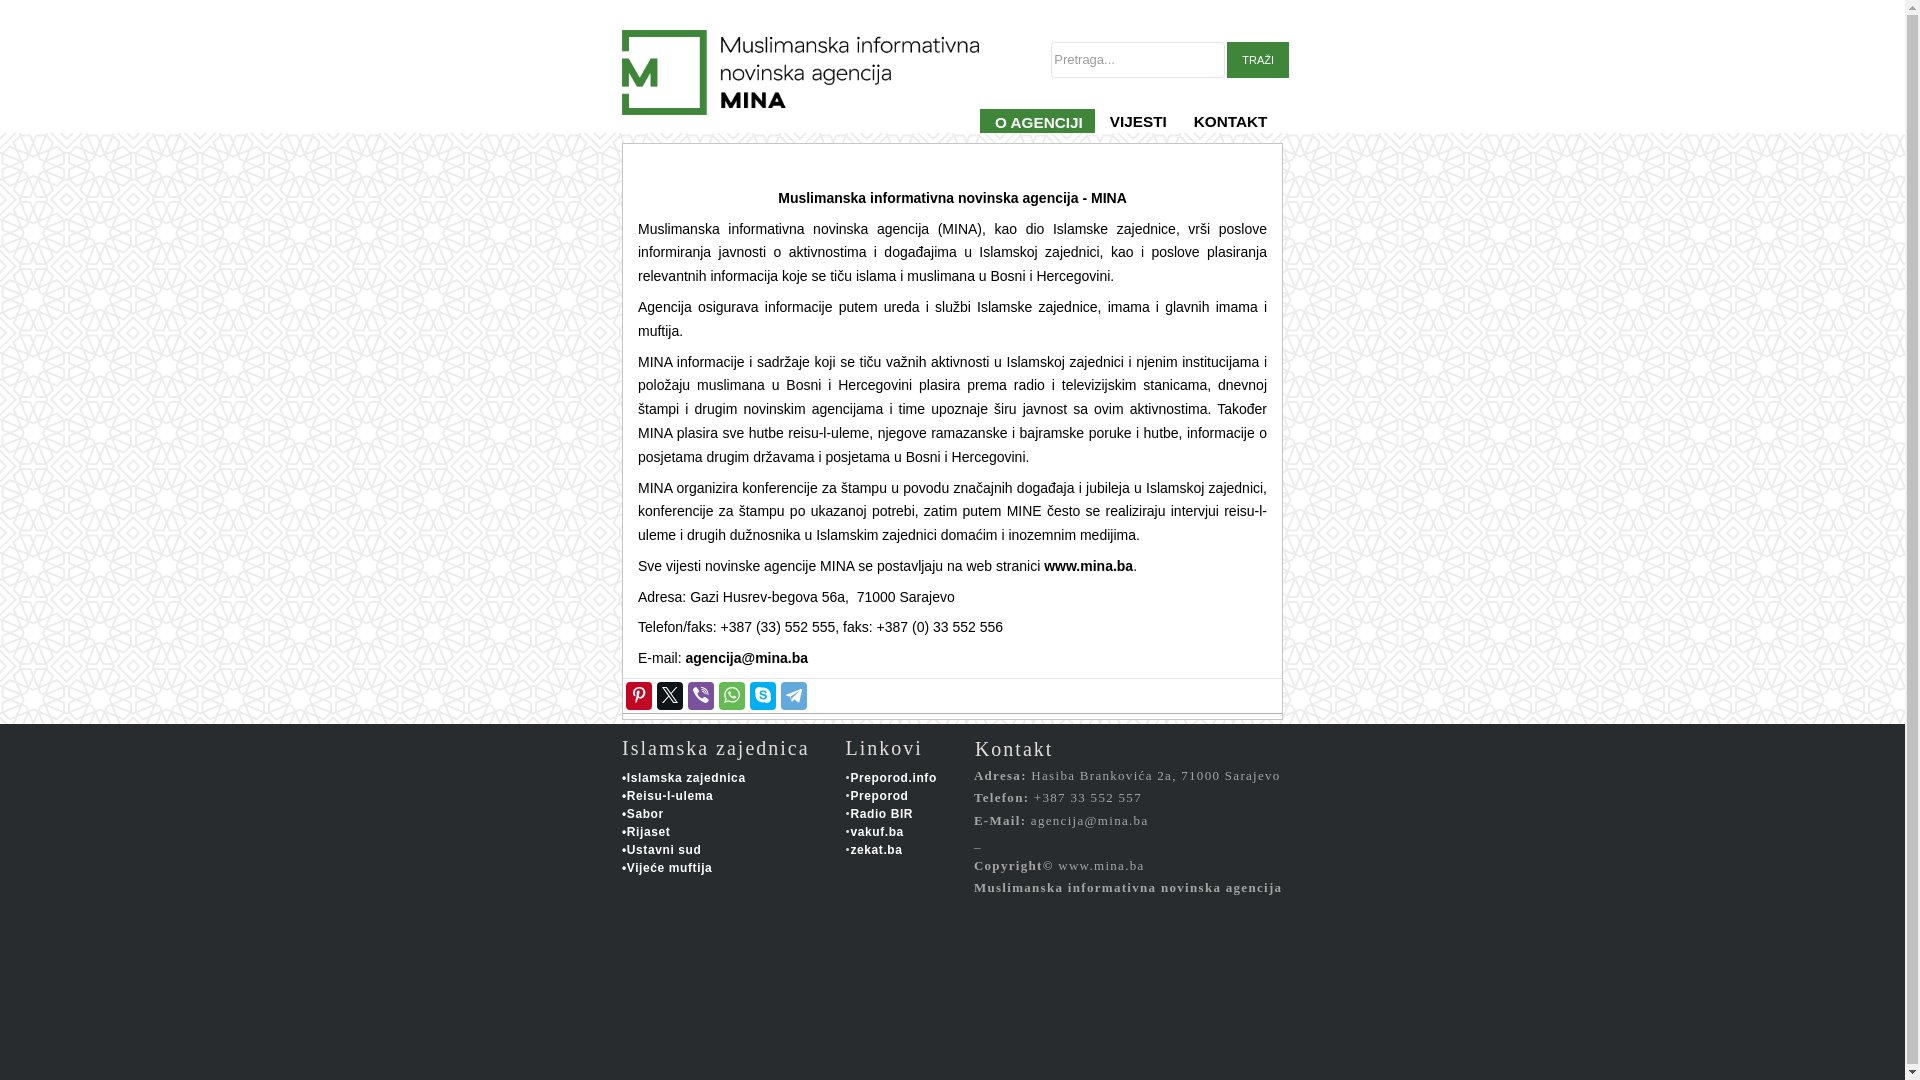 The image size is (1920, 1080). What do you see at coordinates (792, 694) in the screenshot?
I see `'Telegram'` at bounding box center [792, 694].